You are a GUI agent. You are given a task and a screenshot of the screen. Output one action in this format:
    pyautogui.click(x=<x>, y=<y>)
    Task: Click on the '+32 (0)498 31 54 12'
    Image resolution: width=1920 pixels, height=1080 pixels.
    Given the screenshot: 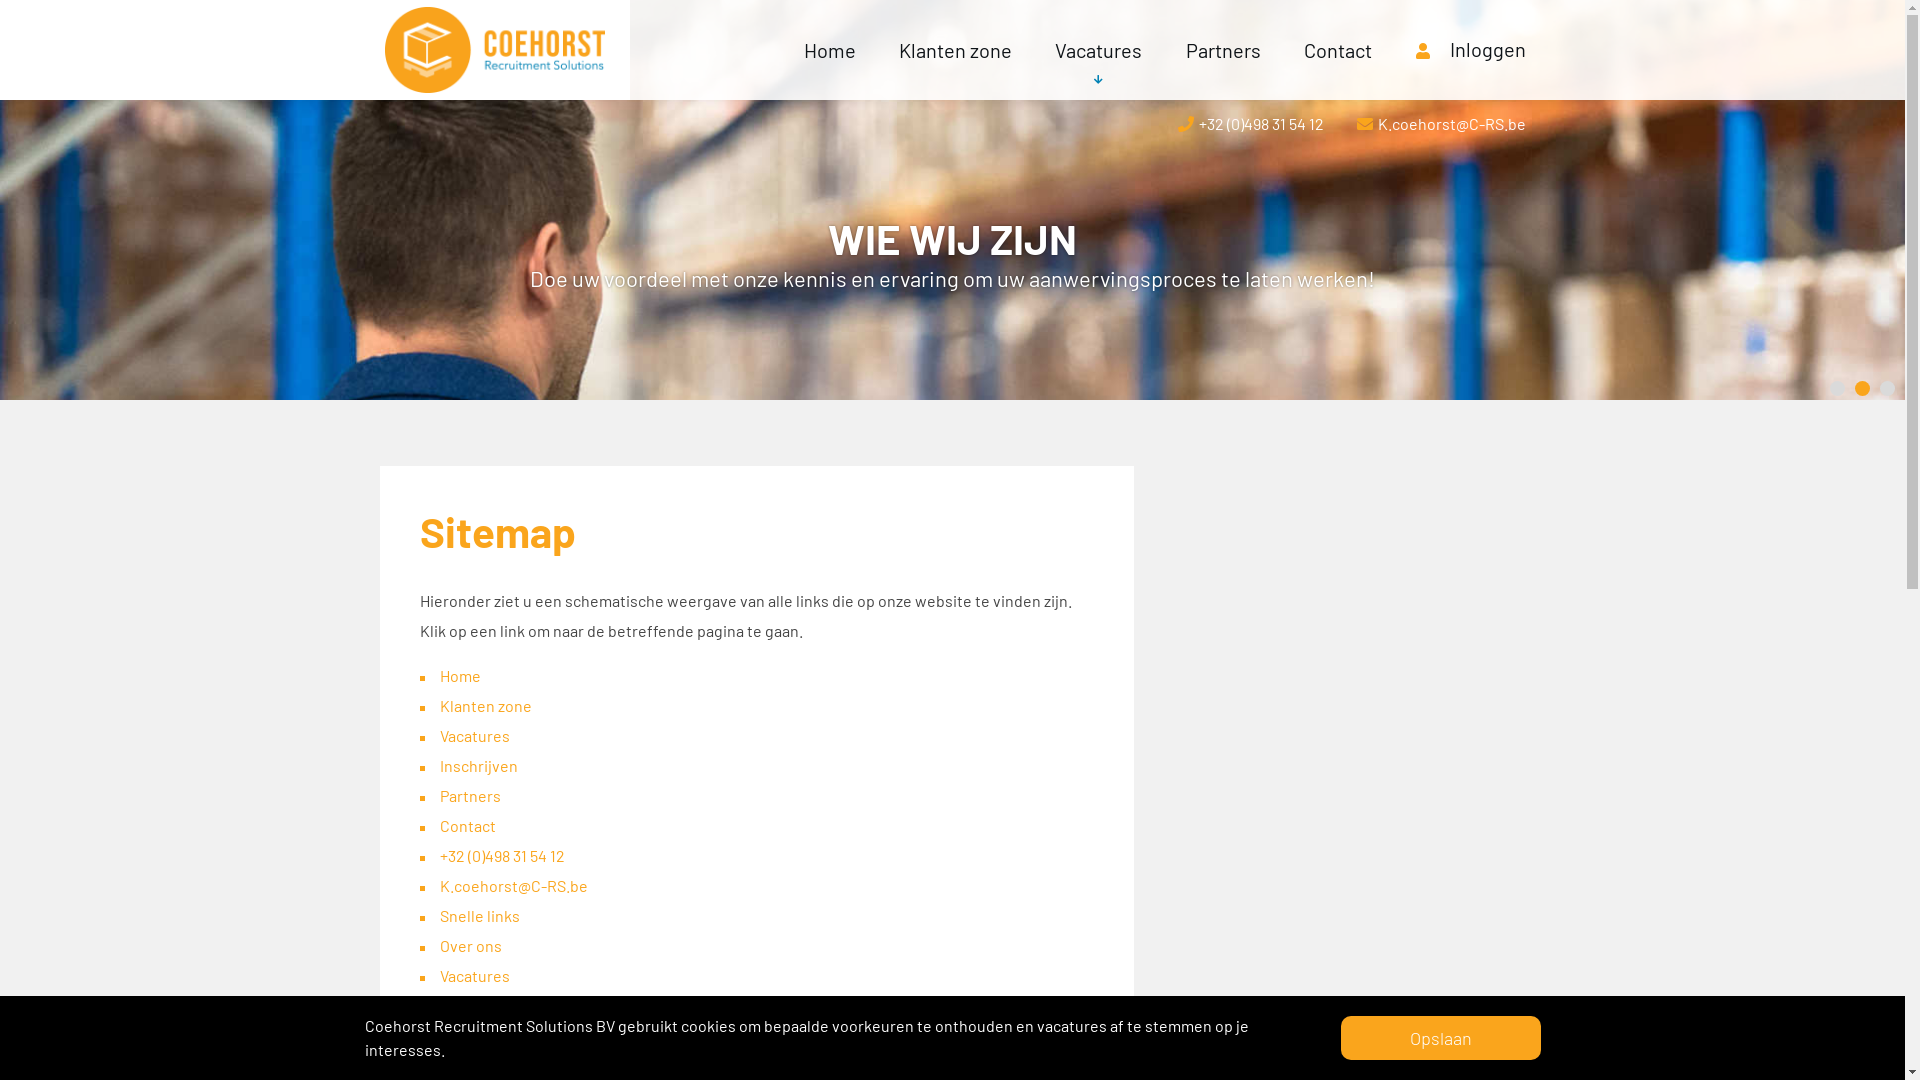 What is the action you would take?
    pyautogui.click(x=502, y=855)
    